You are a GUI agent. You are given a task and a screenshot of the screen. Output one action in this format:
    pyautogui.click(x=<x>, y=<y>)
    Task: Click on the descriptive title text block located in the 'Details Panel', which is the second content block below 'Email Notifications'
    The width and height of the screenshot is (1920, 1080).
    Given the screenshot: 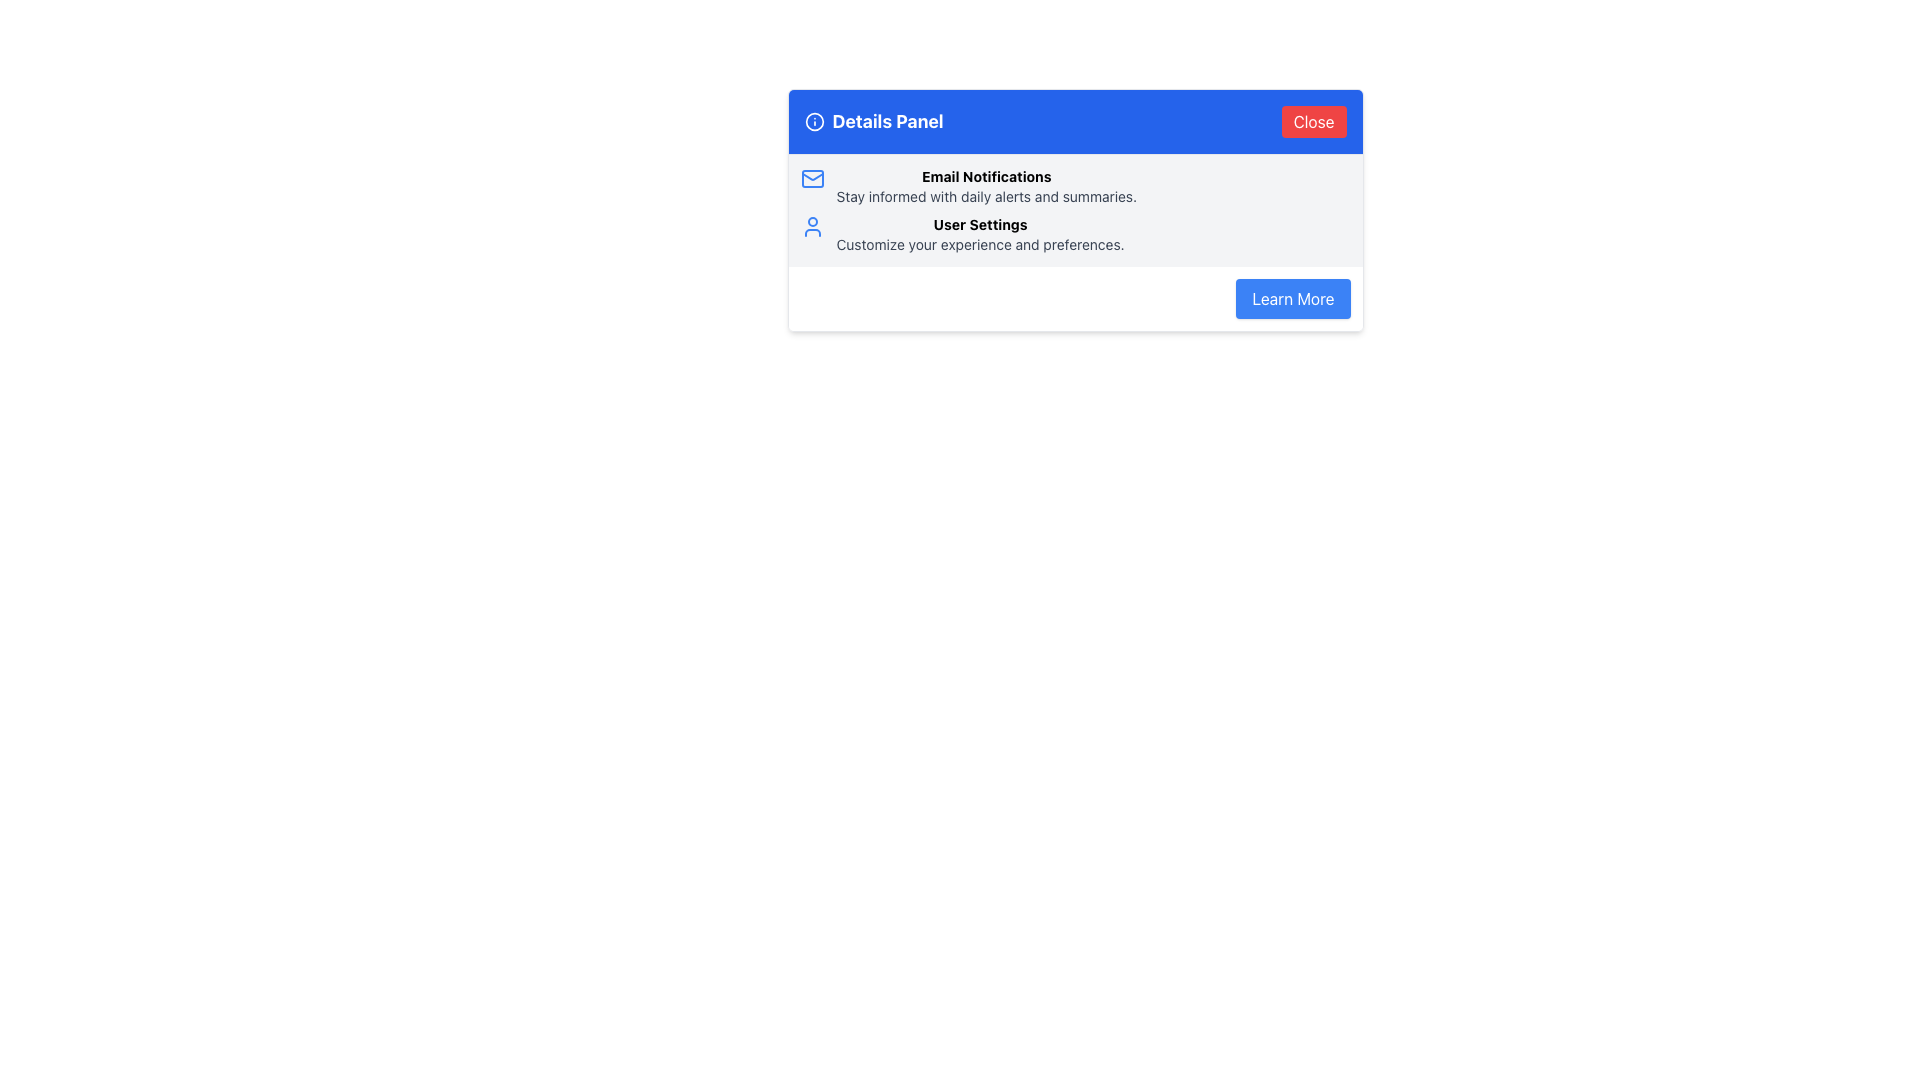 What is the action you would take?
    pyautogui.click(x=980, y=234)
    